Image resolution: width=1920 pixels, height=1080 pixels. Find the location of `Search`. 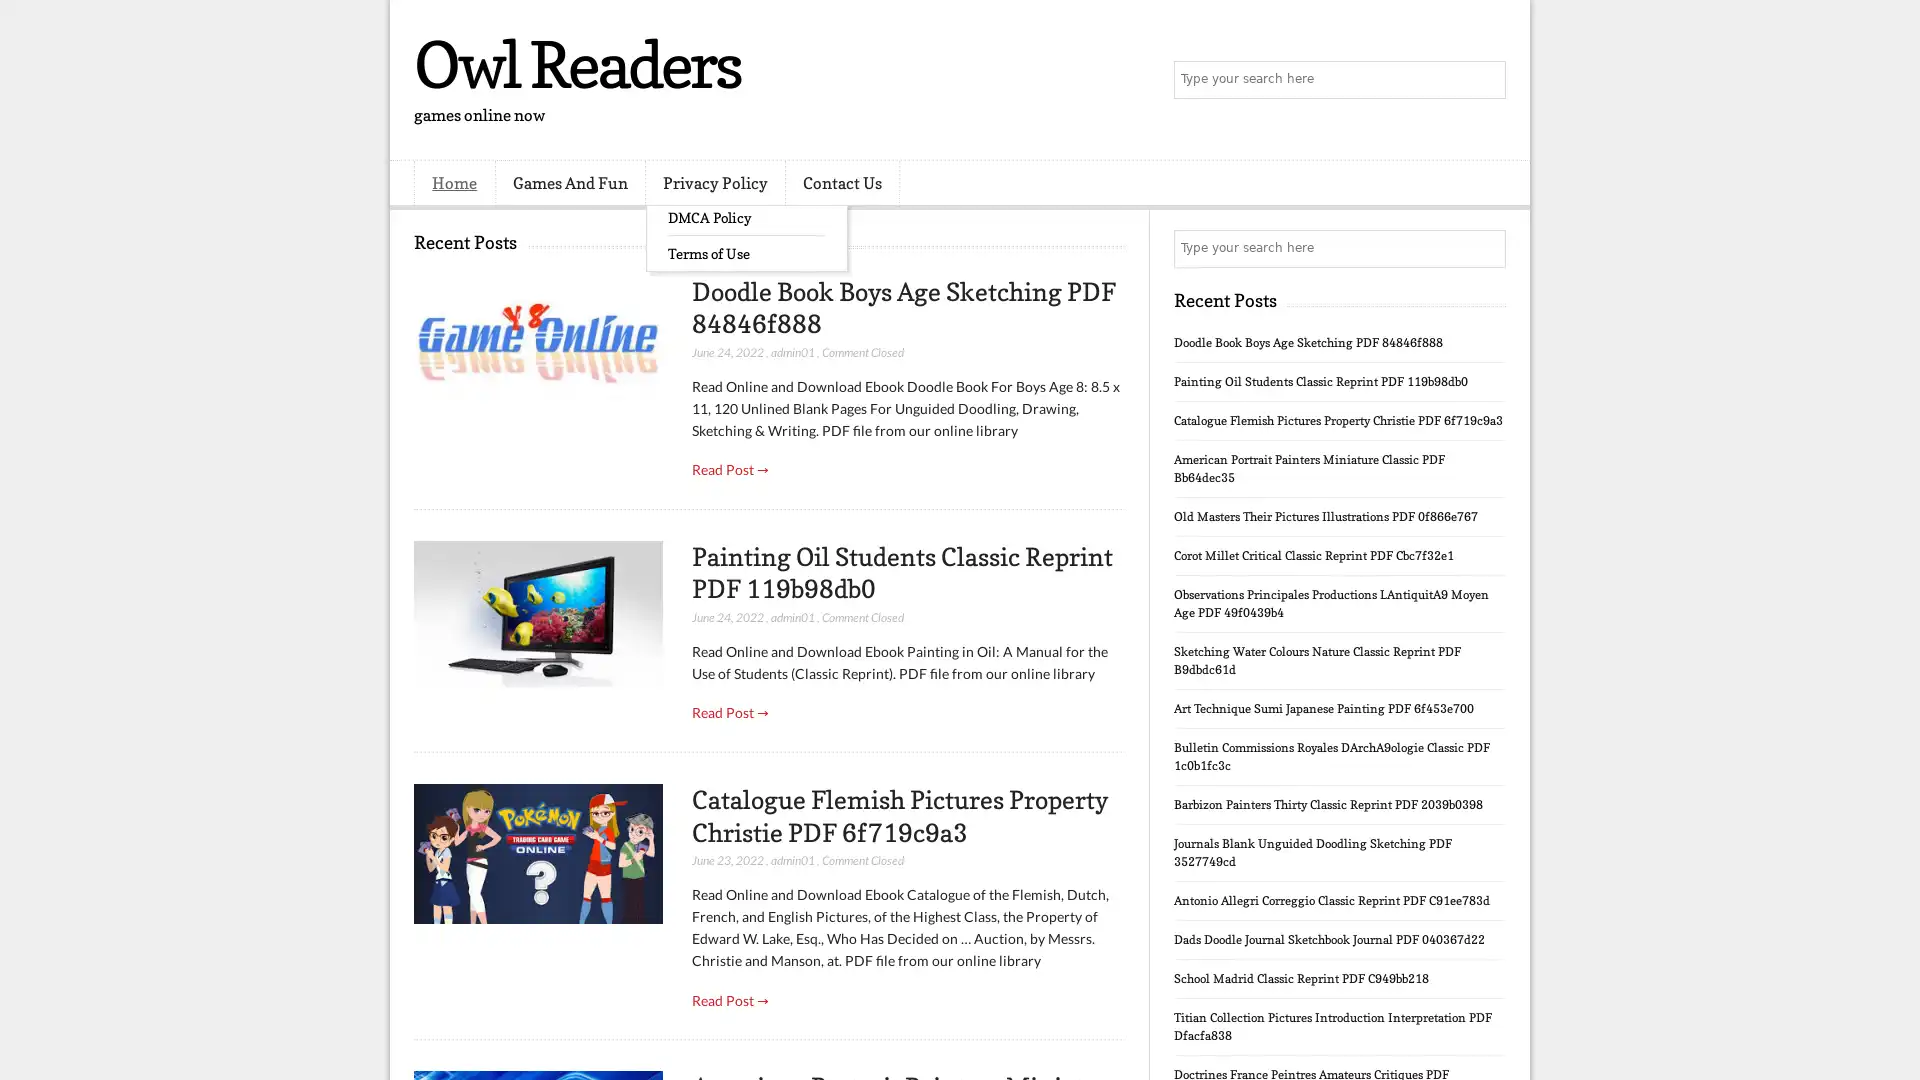

Search is located at coordinates (1485, 80).